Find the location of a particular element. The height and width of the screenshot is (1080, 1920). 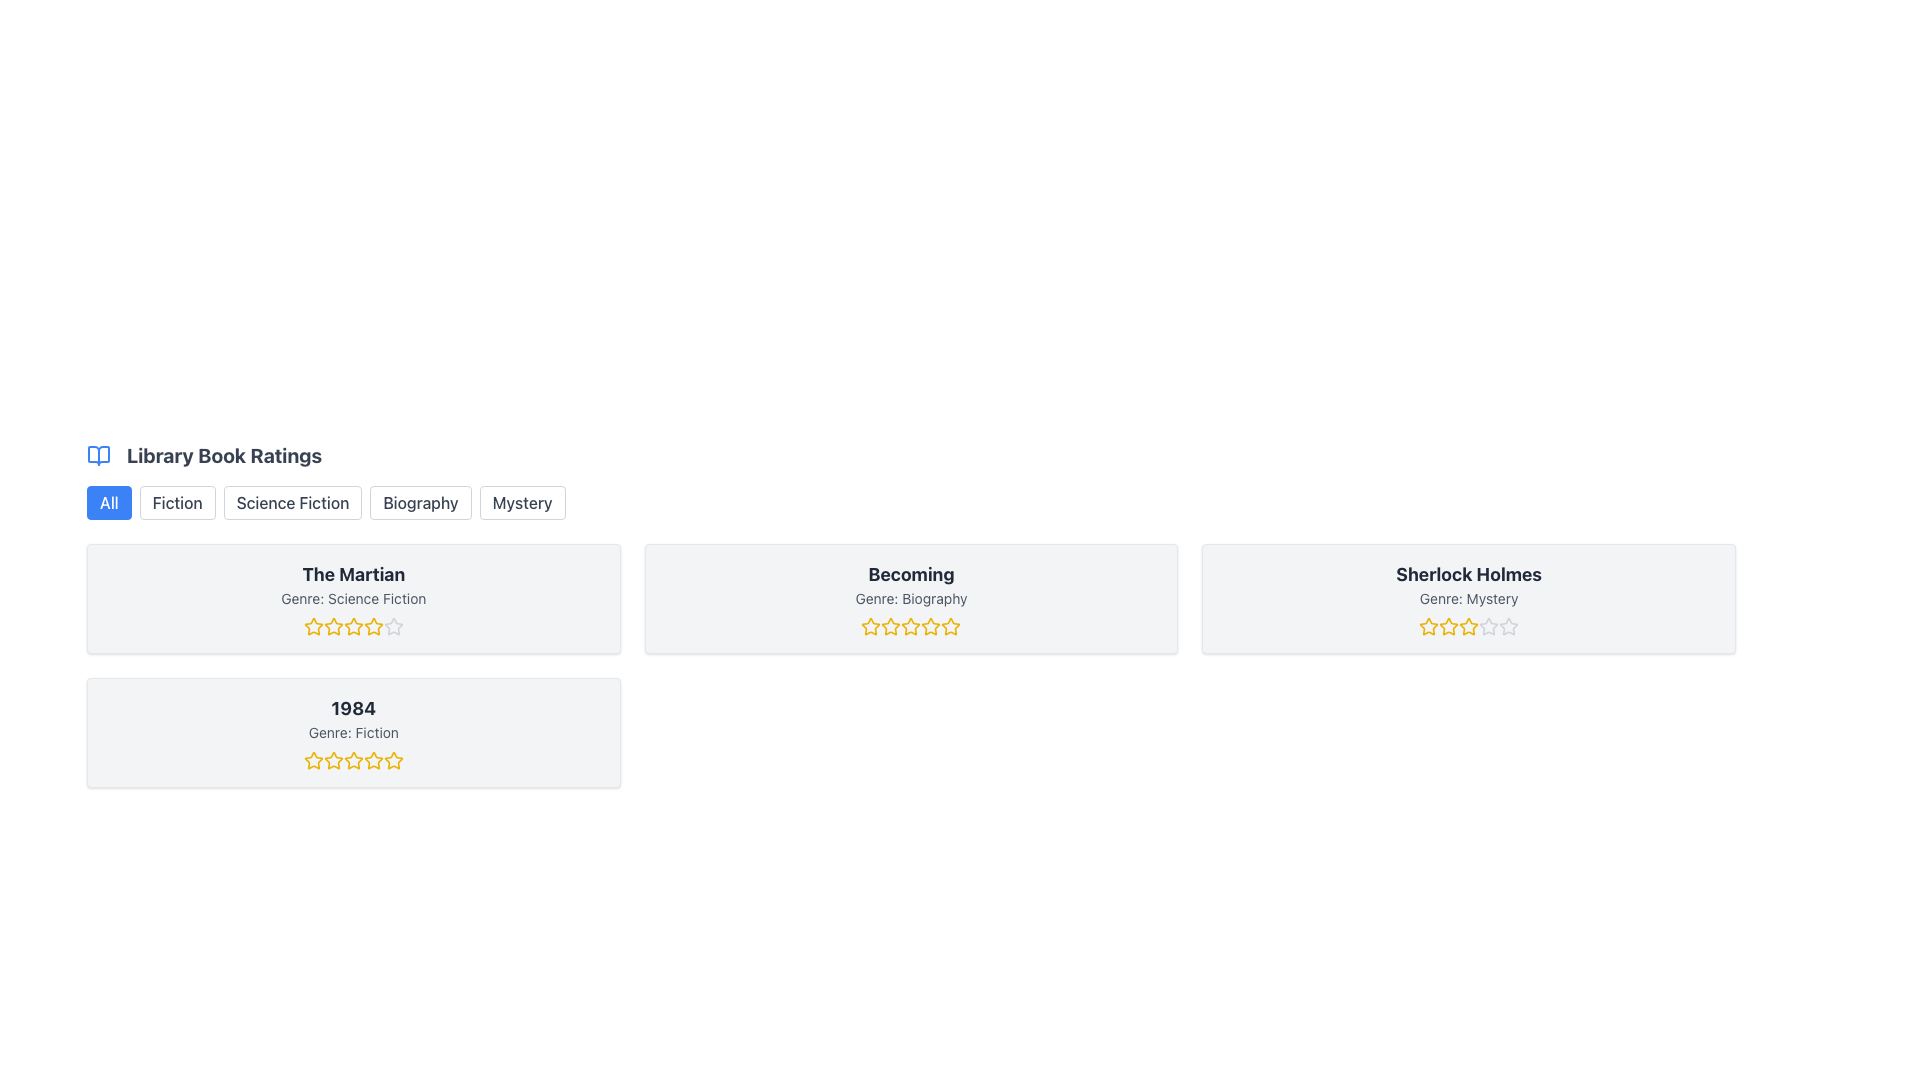

the fourth rating star in the horizontal arrangement under the '1984' book rating for visual feedback is located at coordinates (373, 760).